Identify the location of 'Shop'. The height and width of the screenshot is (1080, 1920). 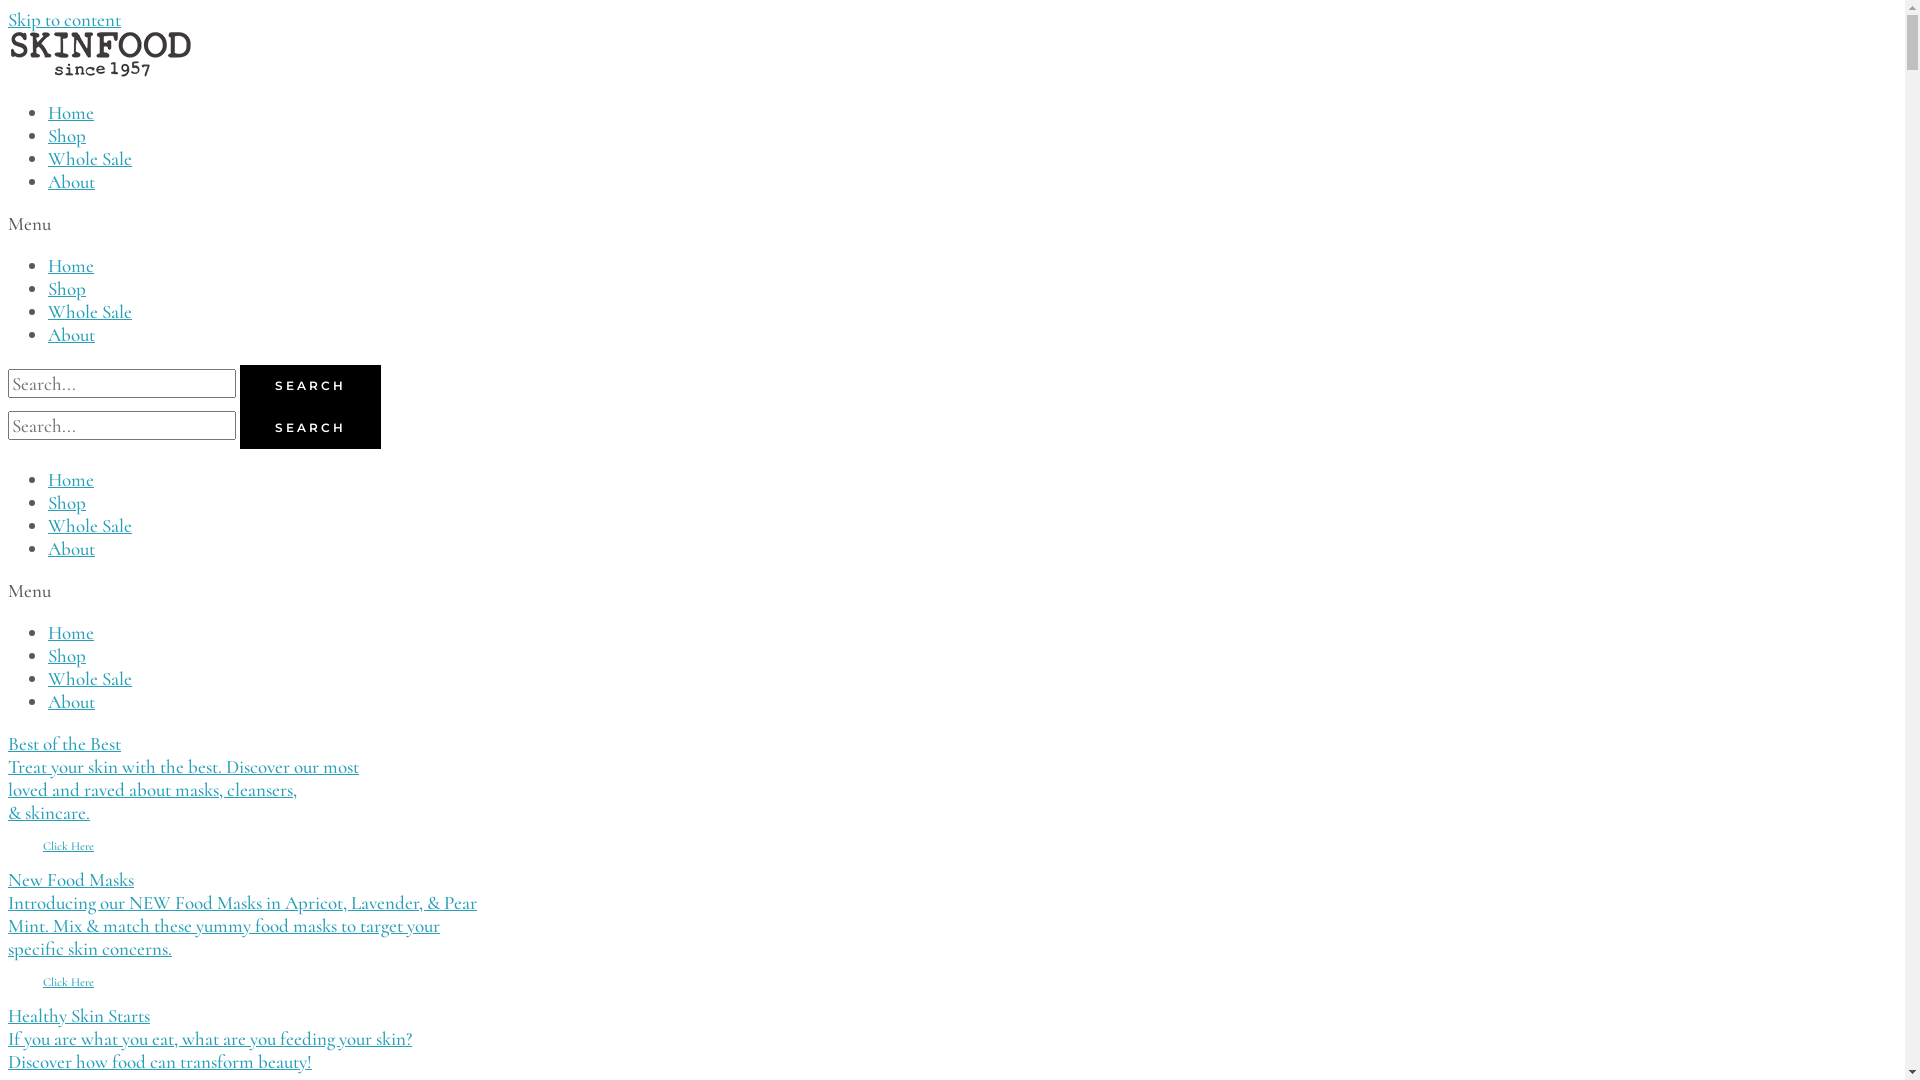
(67, 501).